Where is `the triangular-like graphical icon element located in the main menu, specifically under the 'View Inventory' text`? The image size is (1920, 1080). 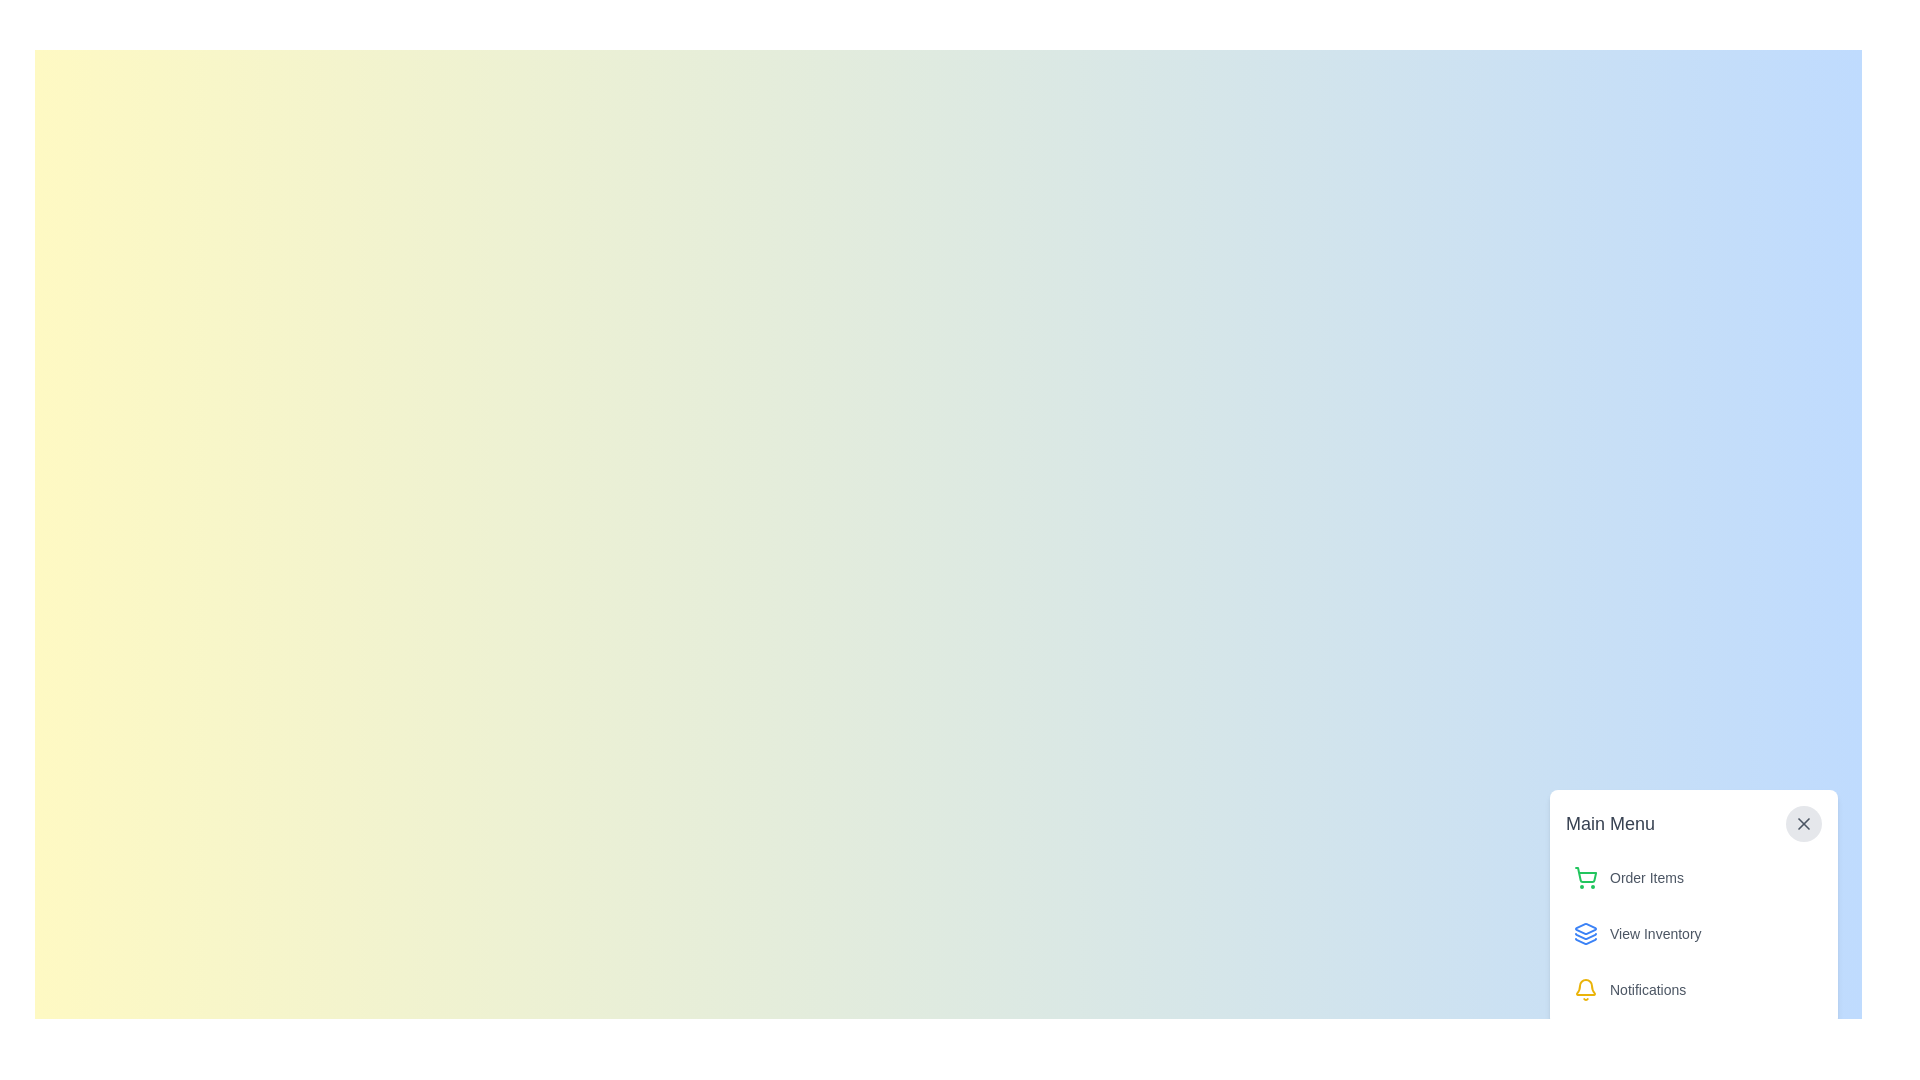
the triangular-like graphical icon element located in the main menu, specifically under the 'View Inventory' text is located at coordinates (1584, 941).